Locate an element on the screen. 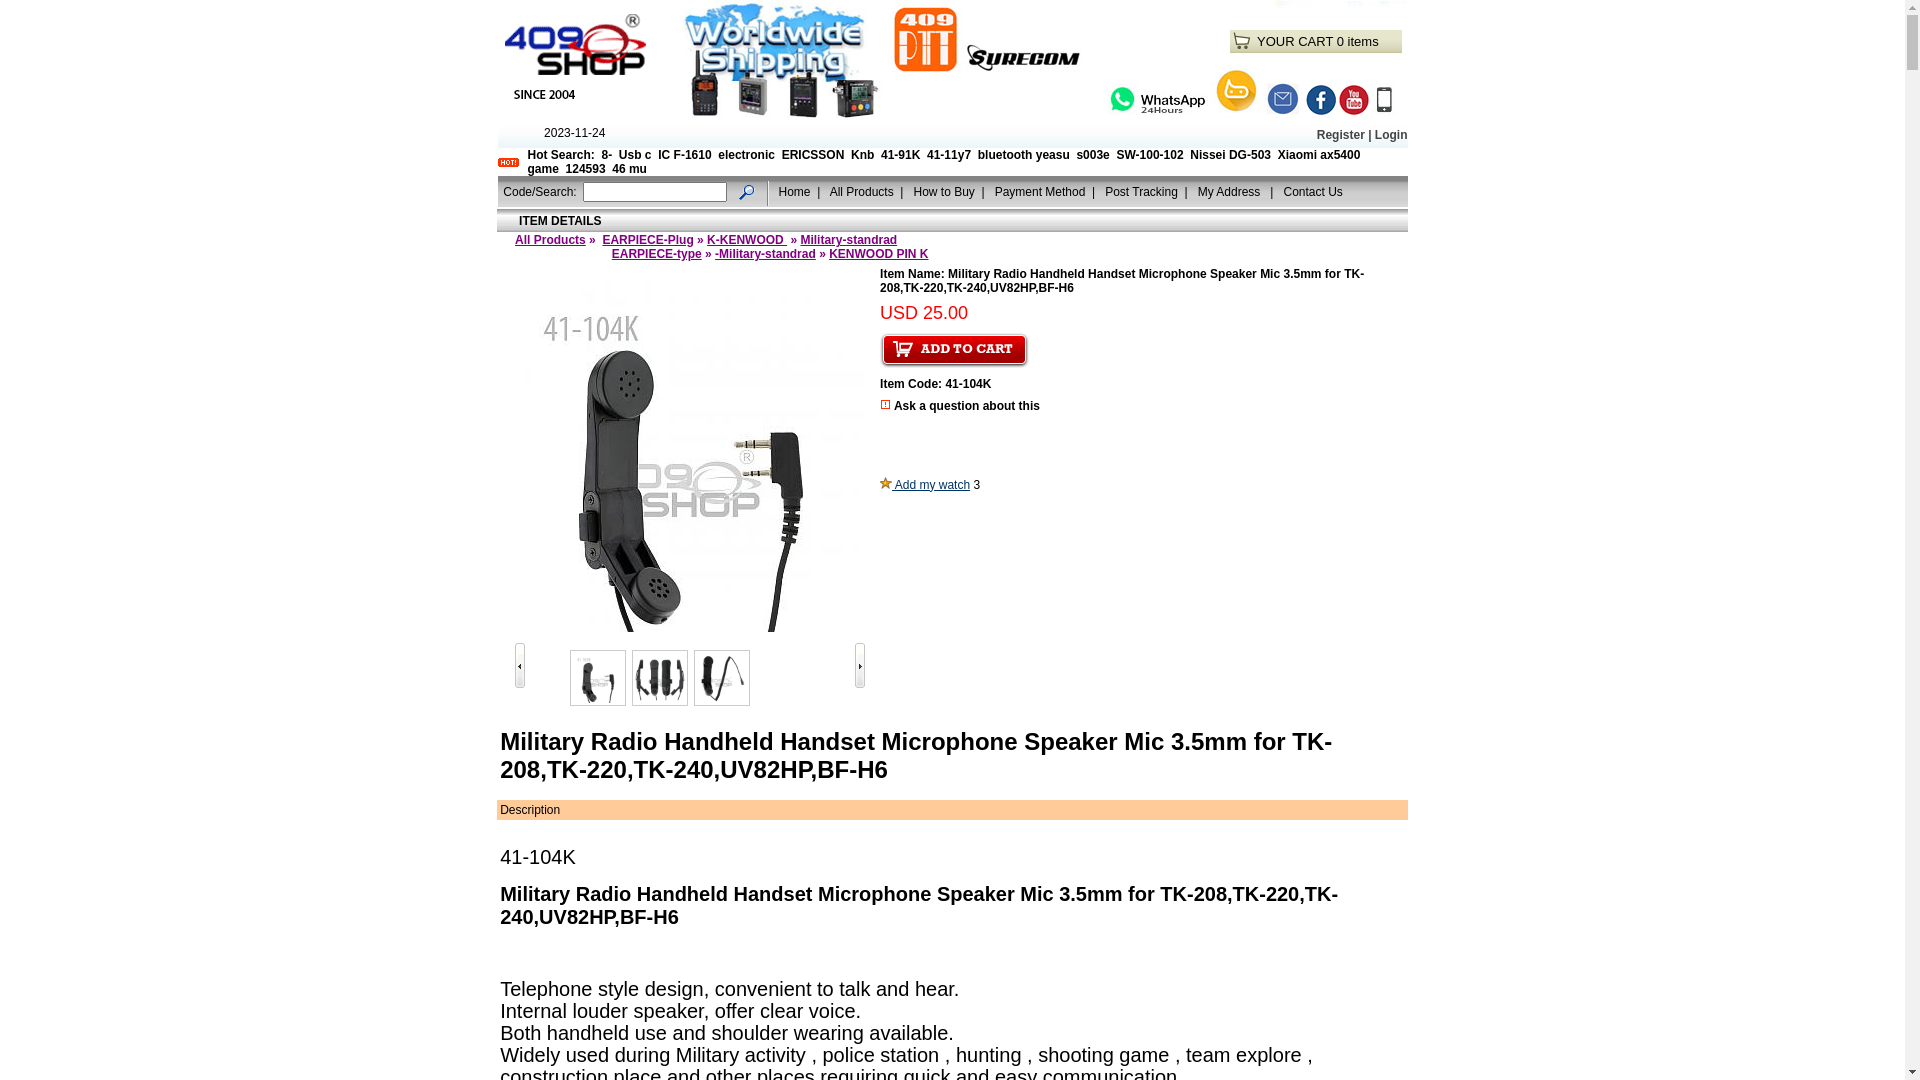  'K-KENWOOD' is located at coordinates (746, 238).